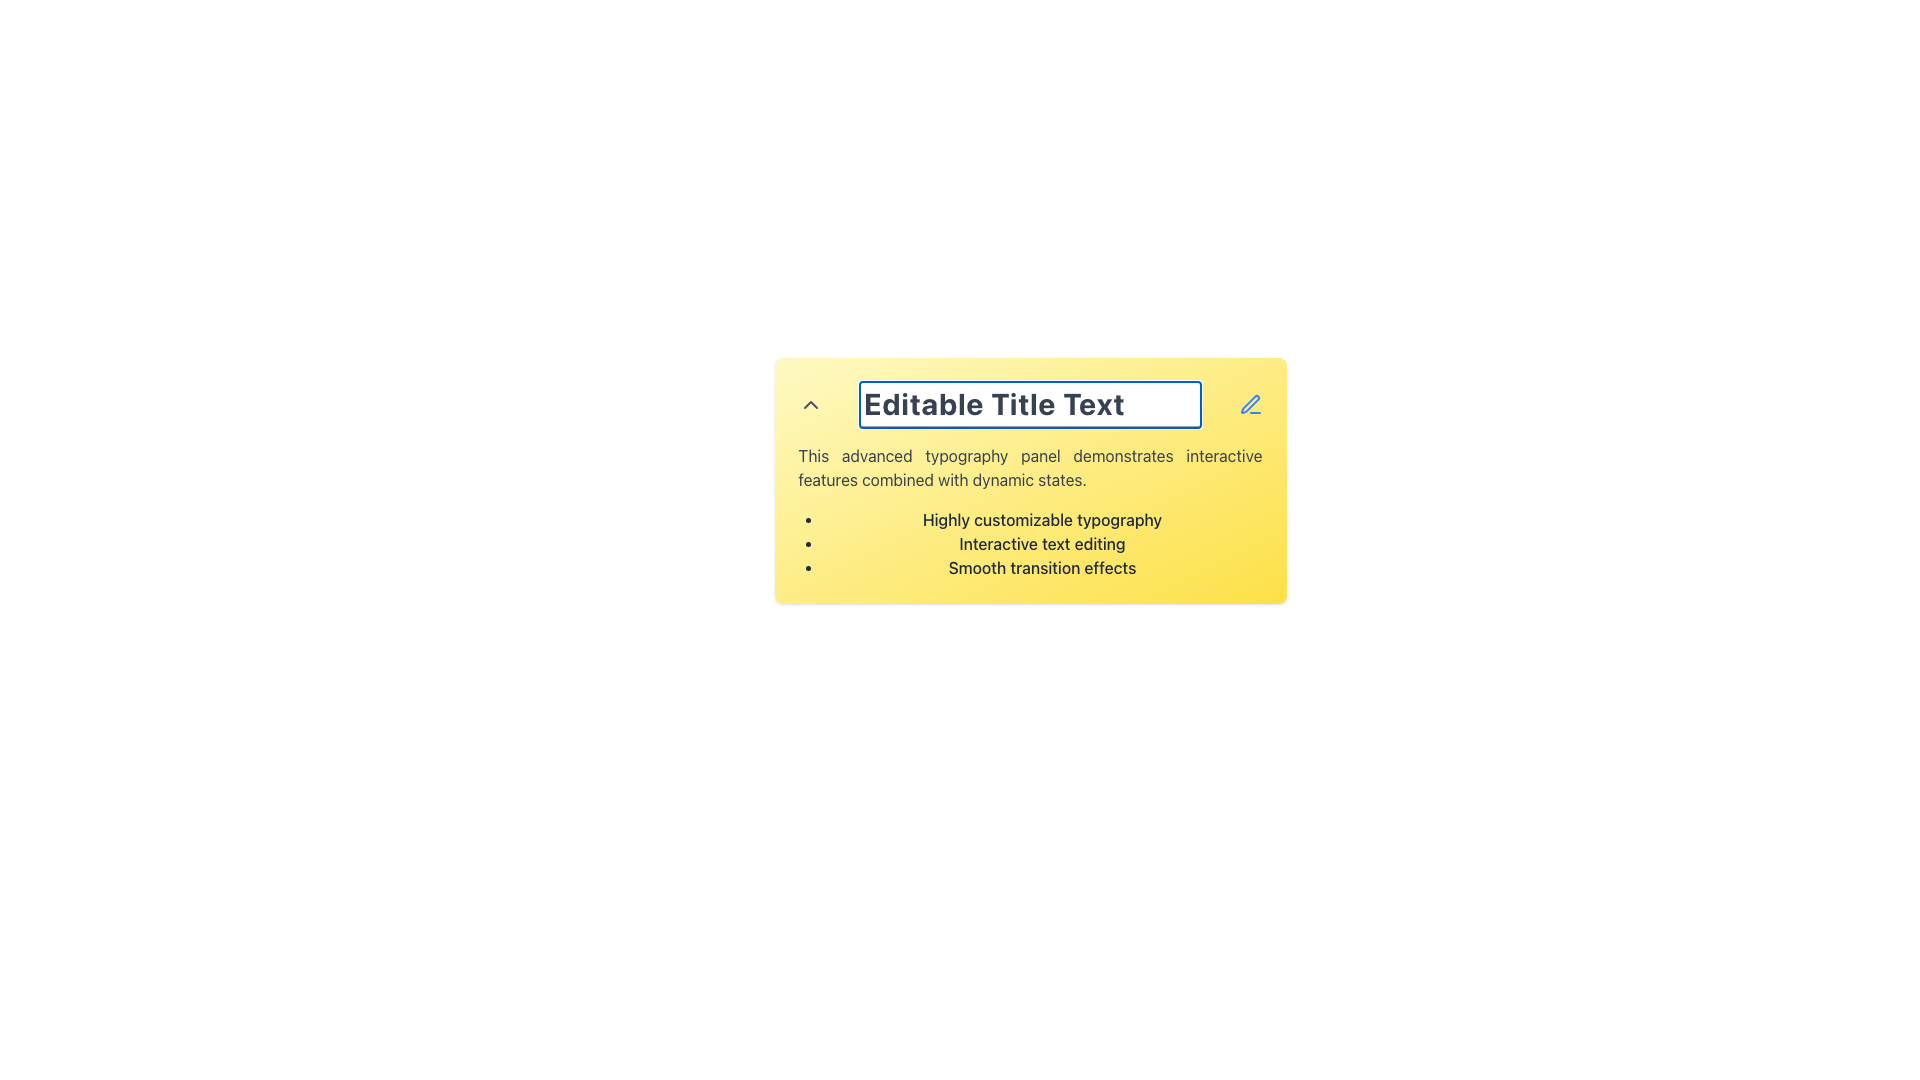  I want to click on the text label element that reads 'Highly customizable typography', which is the first item in a bulleted list on a light yellow background, so click(1041, 519).